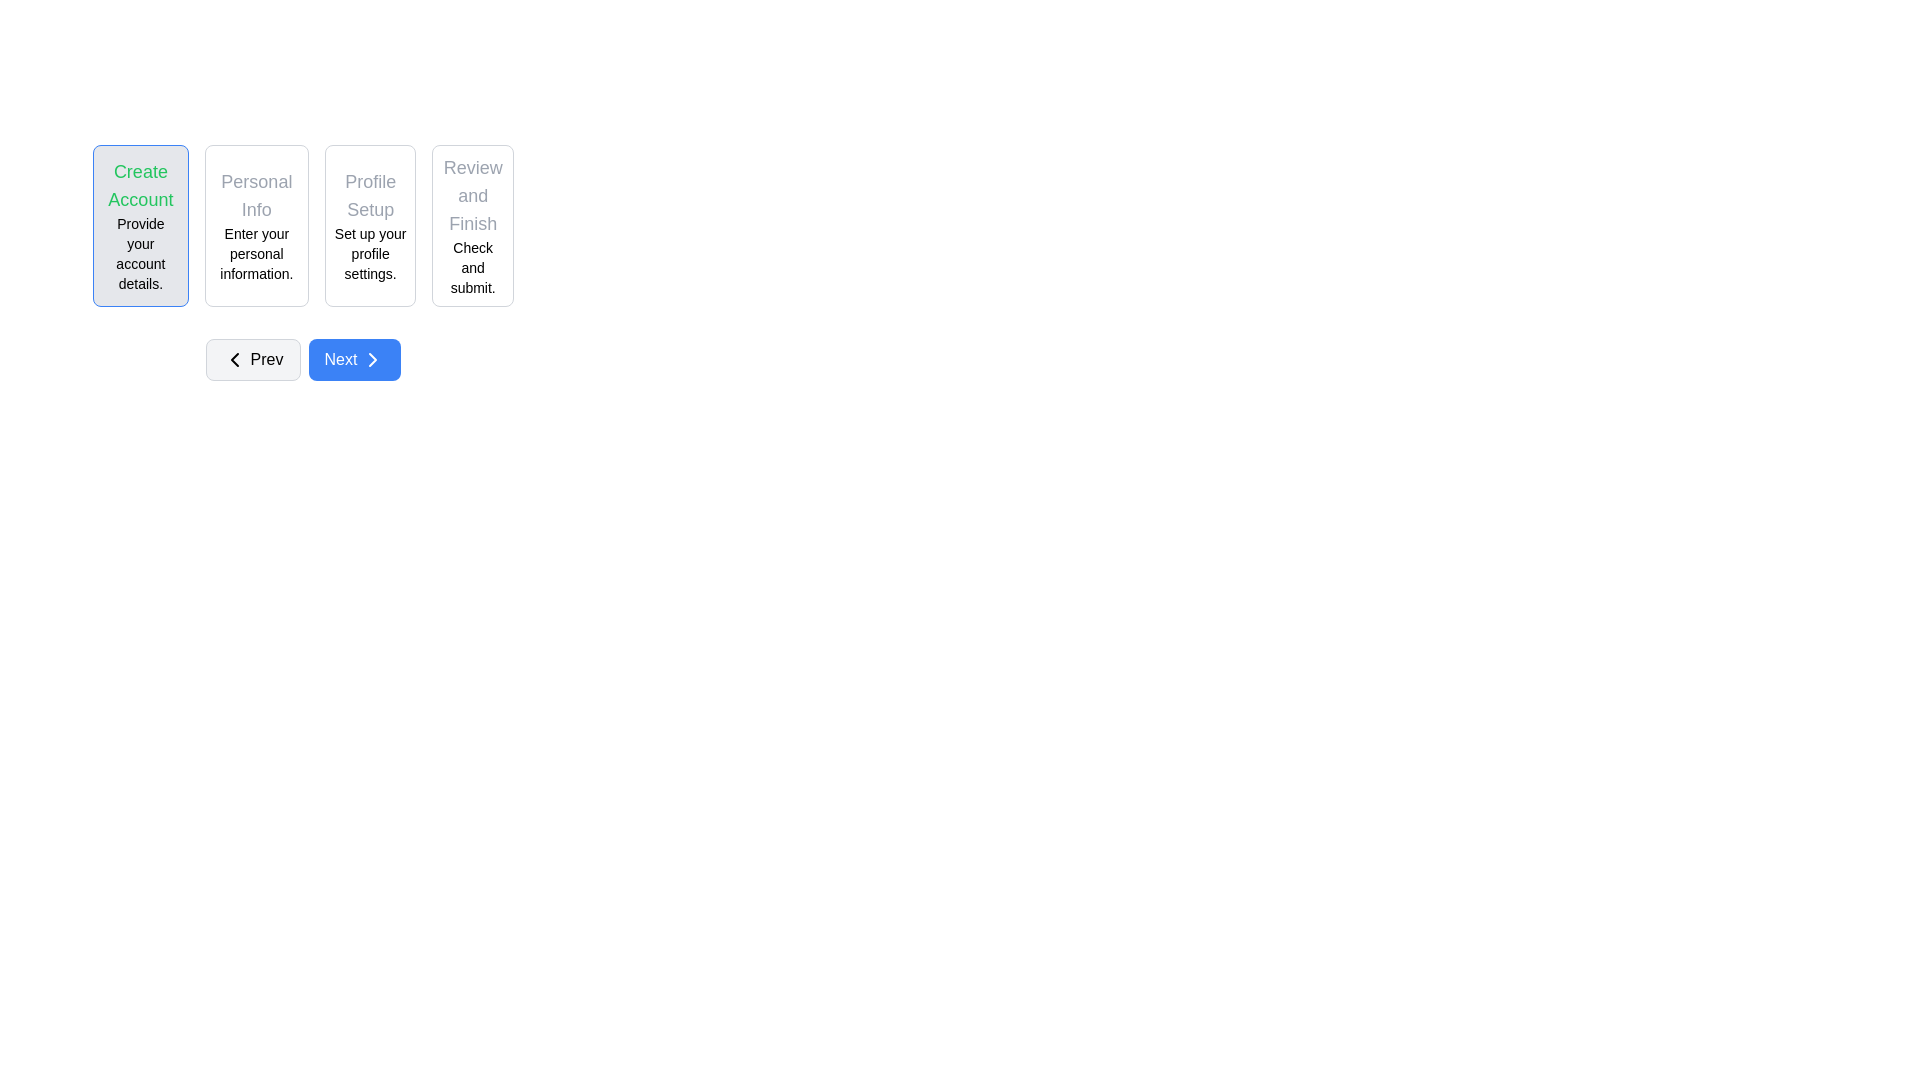  Describe the element at coordinates (234, 358) in the screenshot. I see `the left-facing chevron arrow symbol on the 'Prev' button` at that location.